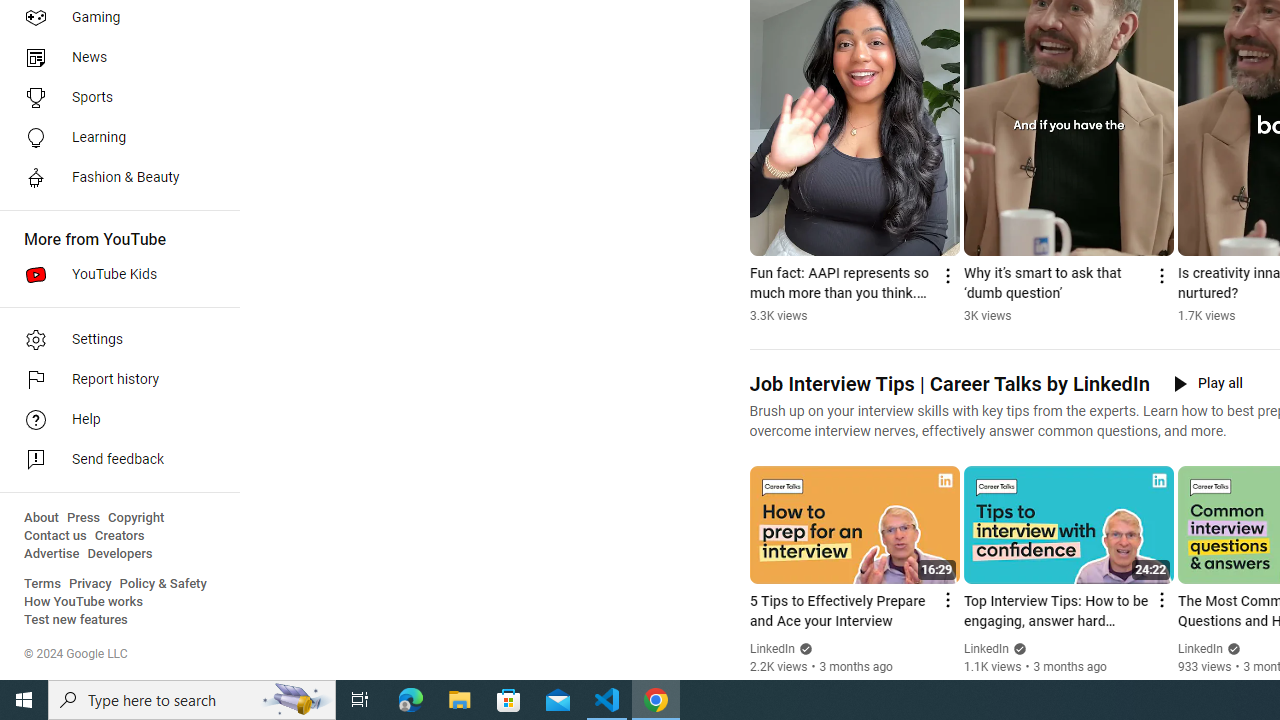 The width and height of the screenshot is (1280, 720). I want to click on 'Developers', so click(119, 554).